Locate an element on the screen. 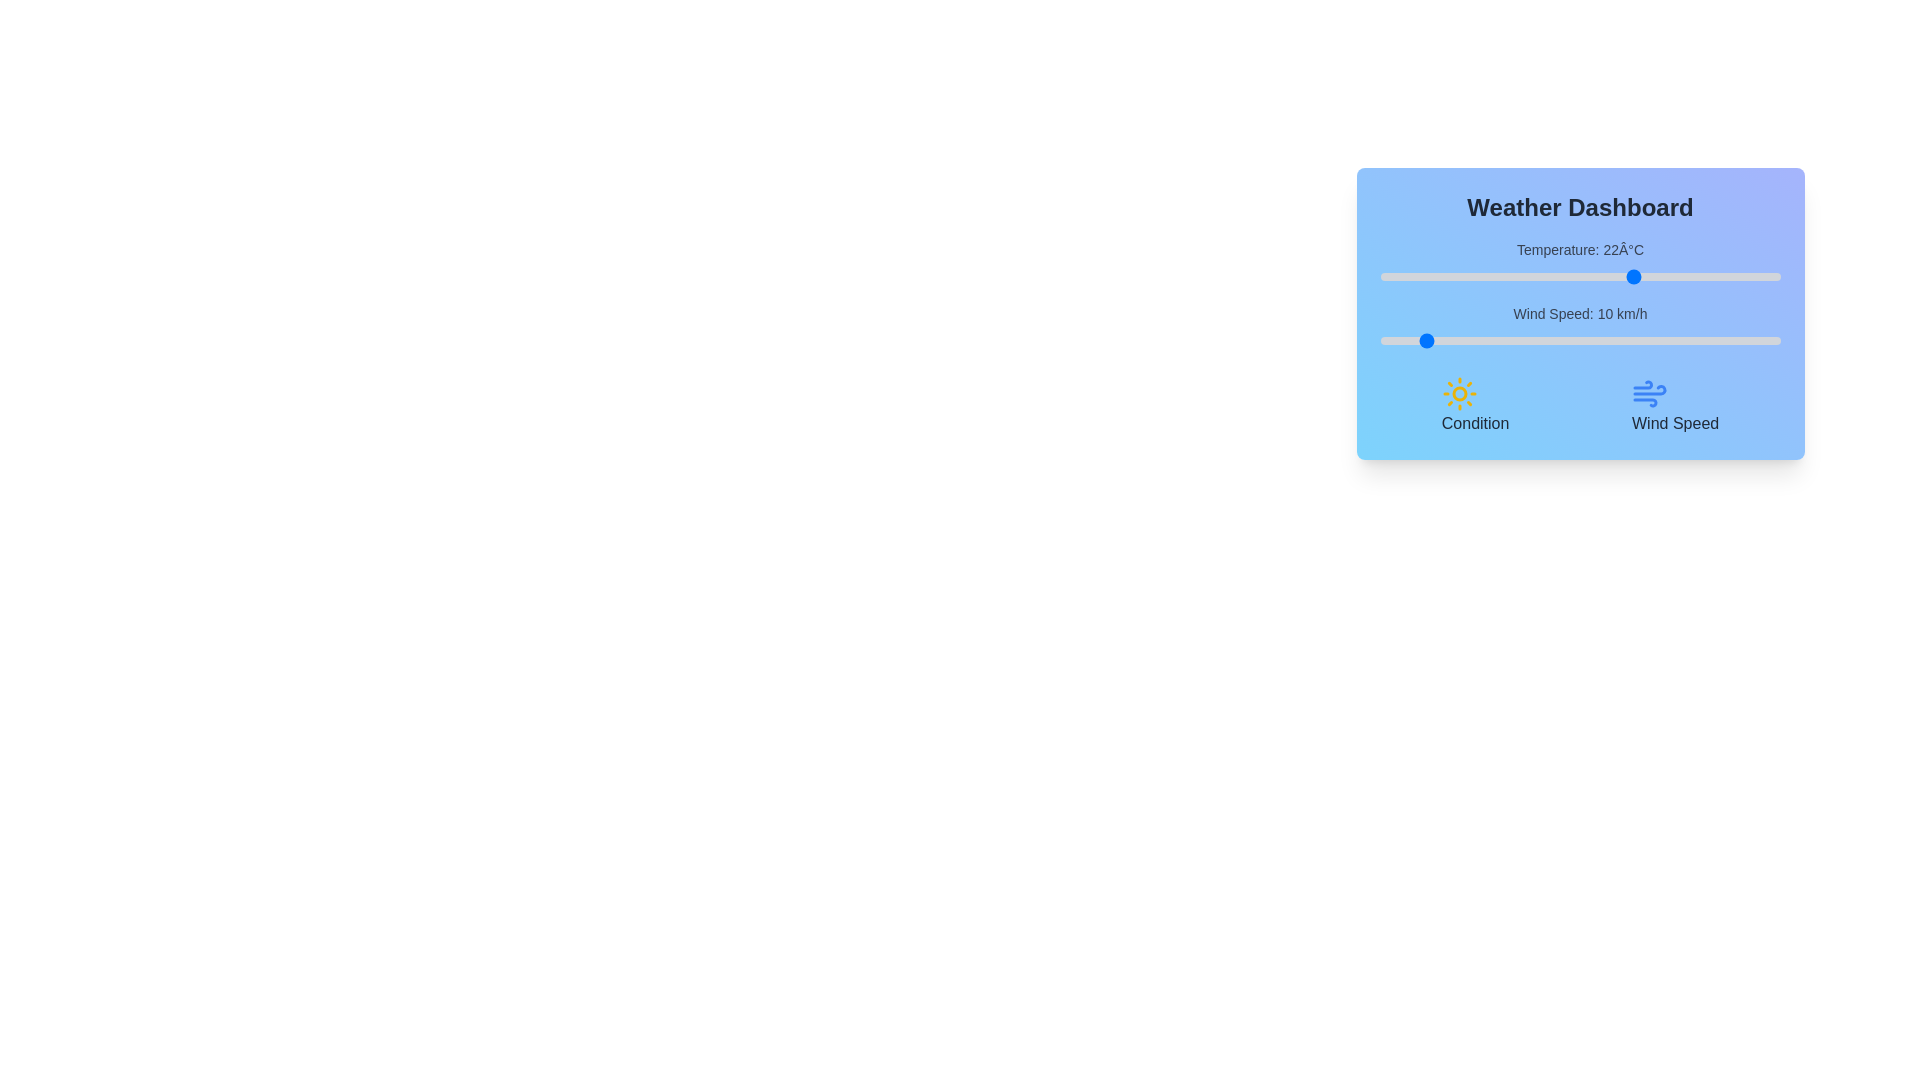 Image resolution: width=1920 pixels, height=1080 pixels. the 'Wind Speed' icon to view its details is located at coordinates (1650, 393).